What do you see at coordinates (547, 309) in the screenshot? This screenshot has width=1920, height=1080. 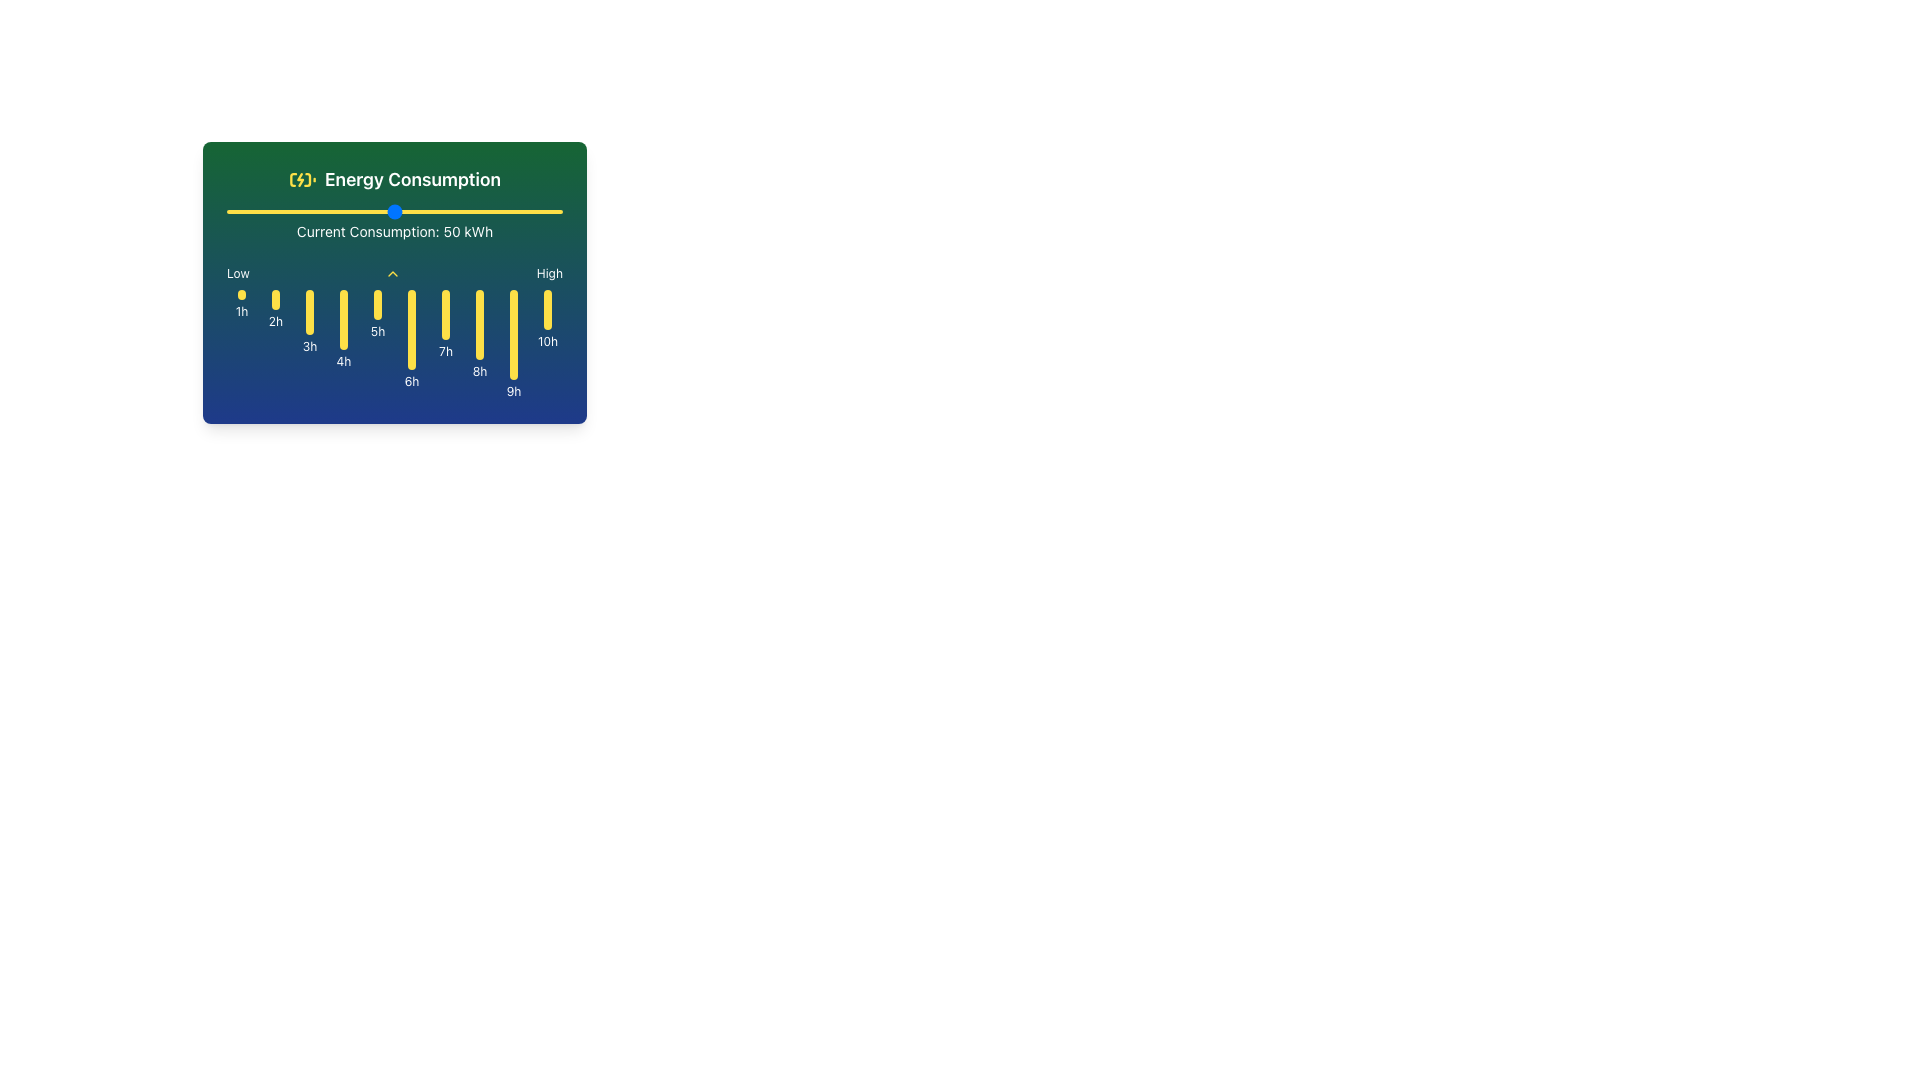 I see `the visual indicator bar representing energy consumption for the tenth hour, located beneath the '10h' label` at bounding box center [547, 309].